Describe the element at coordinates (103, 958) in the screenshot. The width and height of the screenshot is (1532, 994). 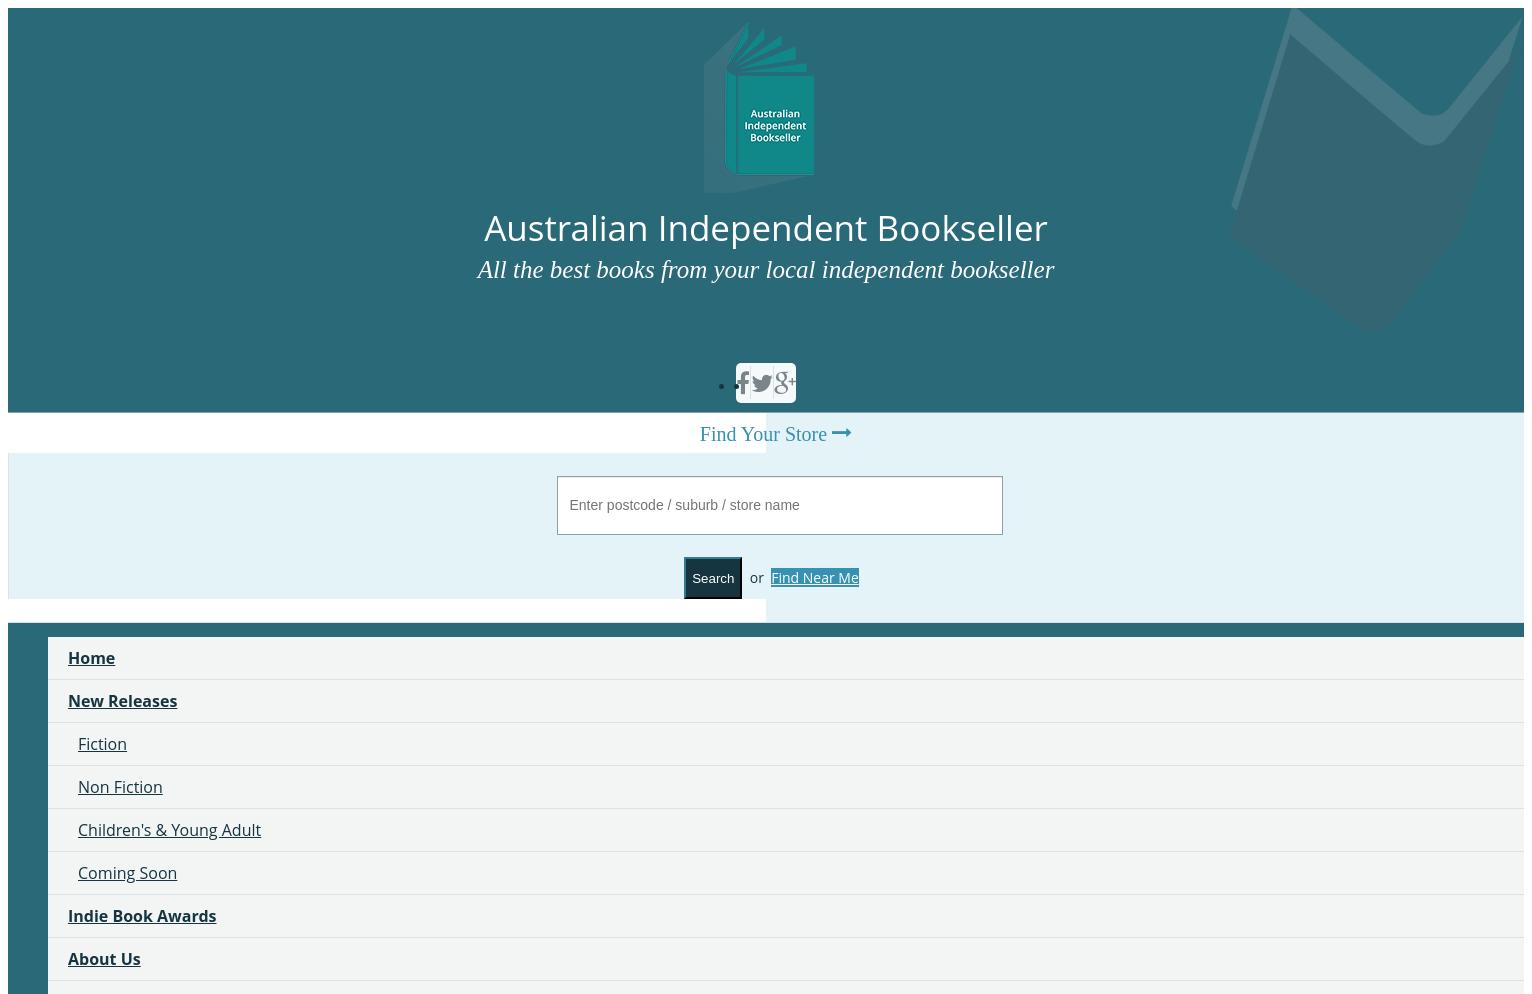
I see `'About Us'` at that location.